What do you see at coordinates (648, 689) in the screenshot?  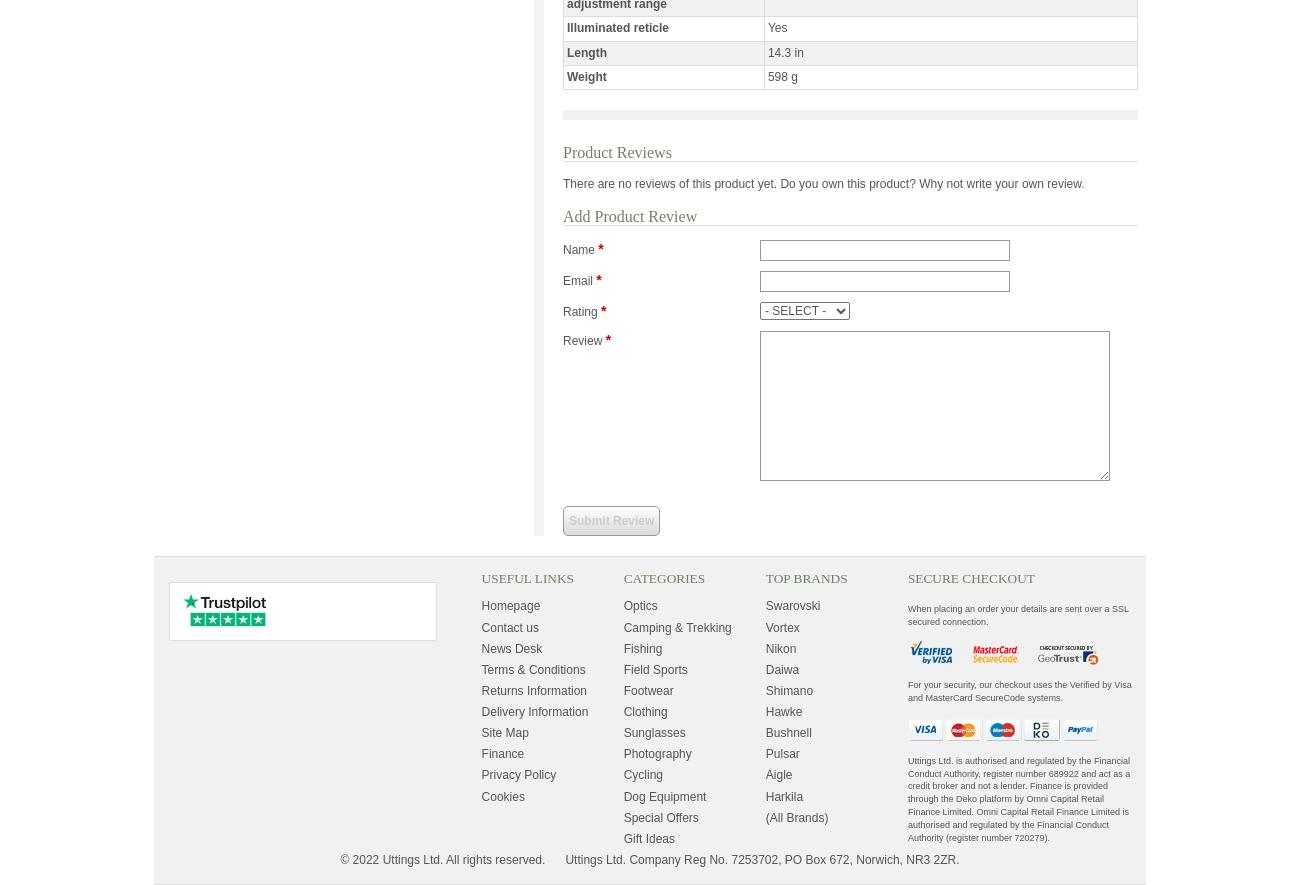 I see `'Footwear'` at bounding box center [648, 689].